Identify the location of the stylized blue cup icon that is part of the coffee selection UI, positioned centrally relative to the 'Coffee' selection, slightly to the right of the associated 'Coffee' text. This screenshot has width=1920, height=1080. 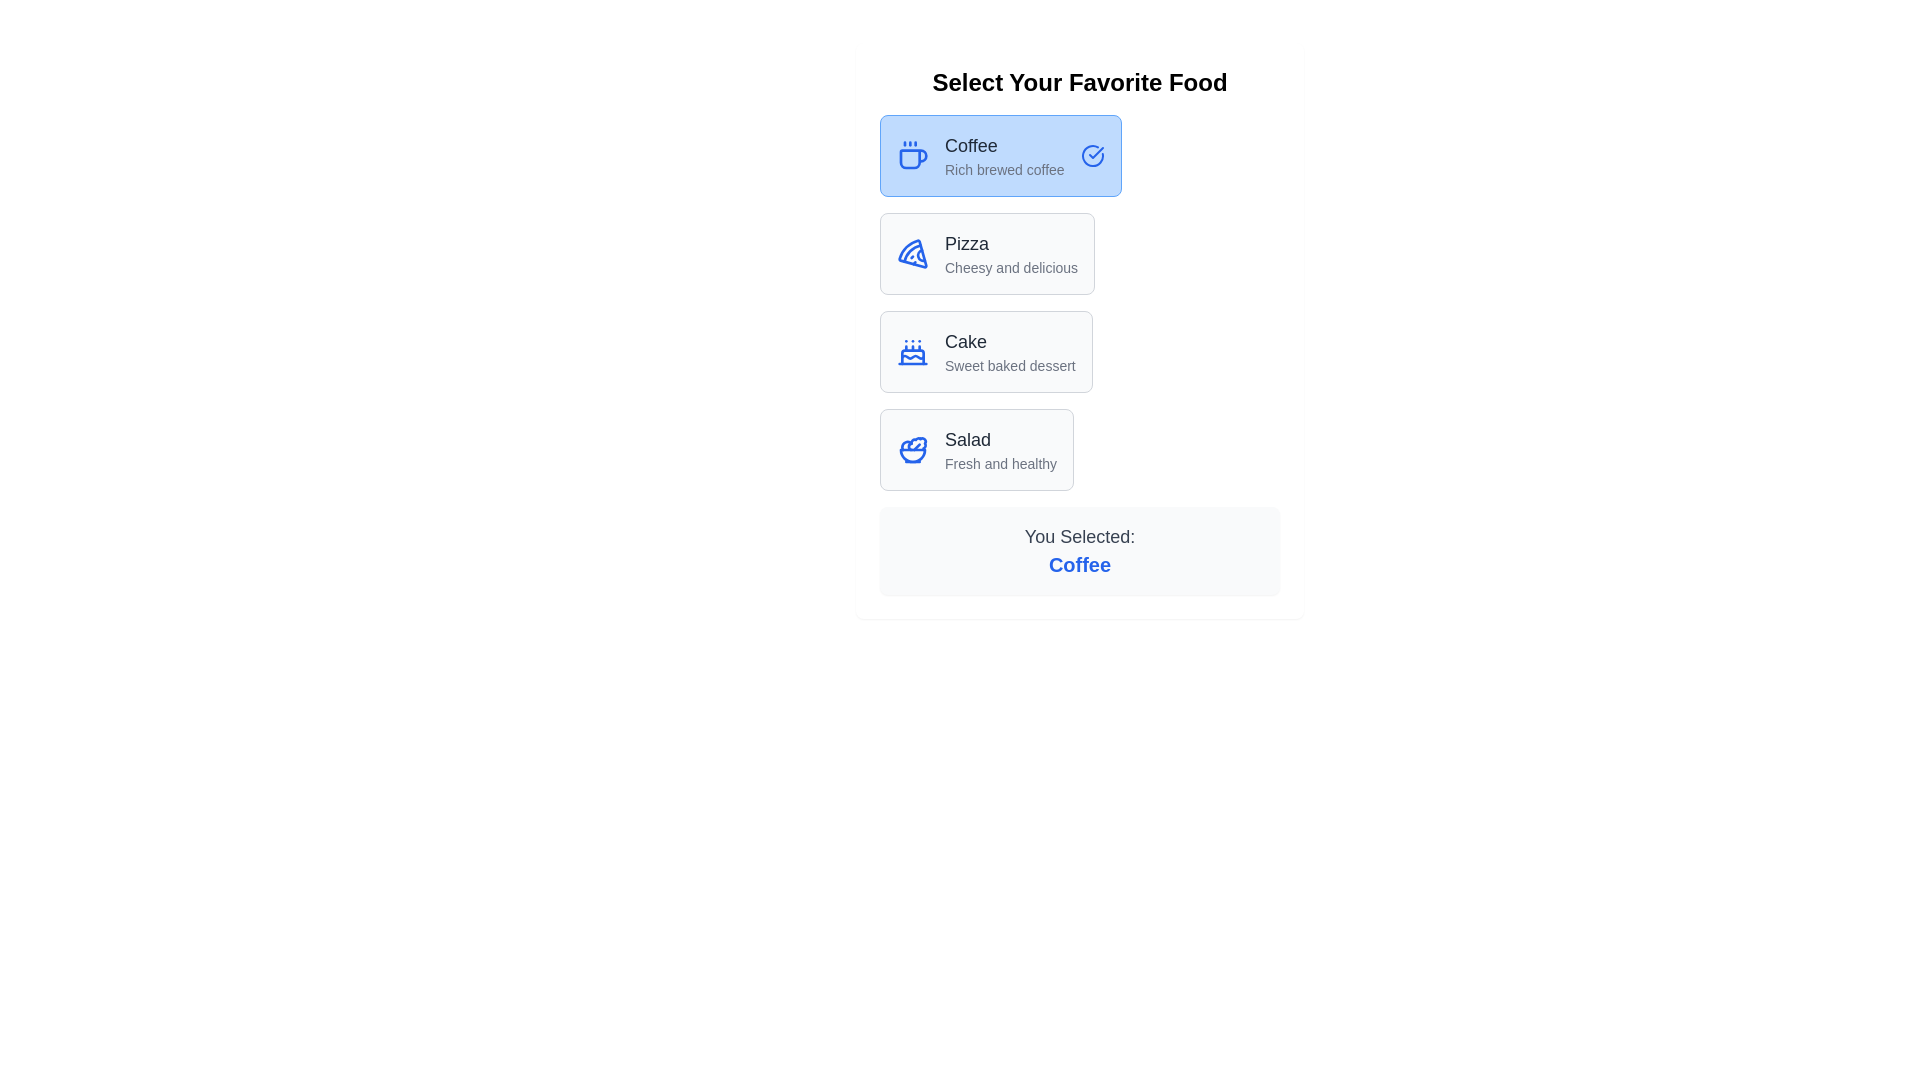
(912, 158).